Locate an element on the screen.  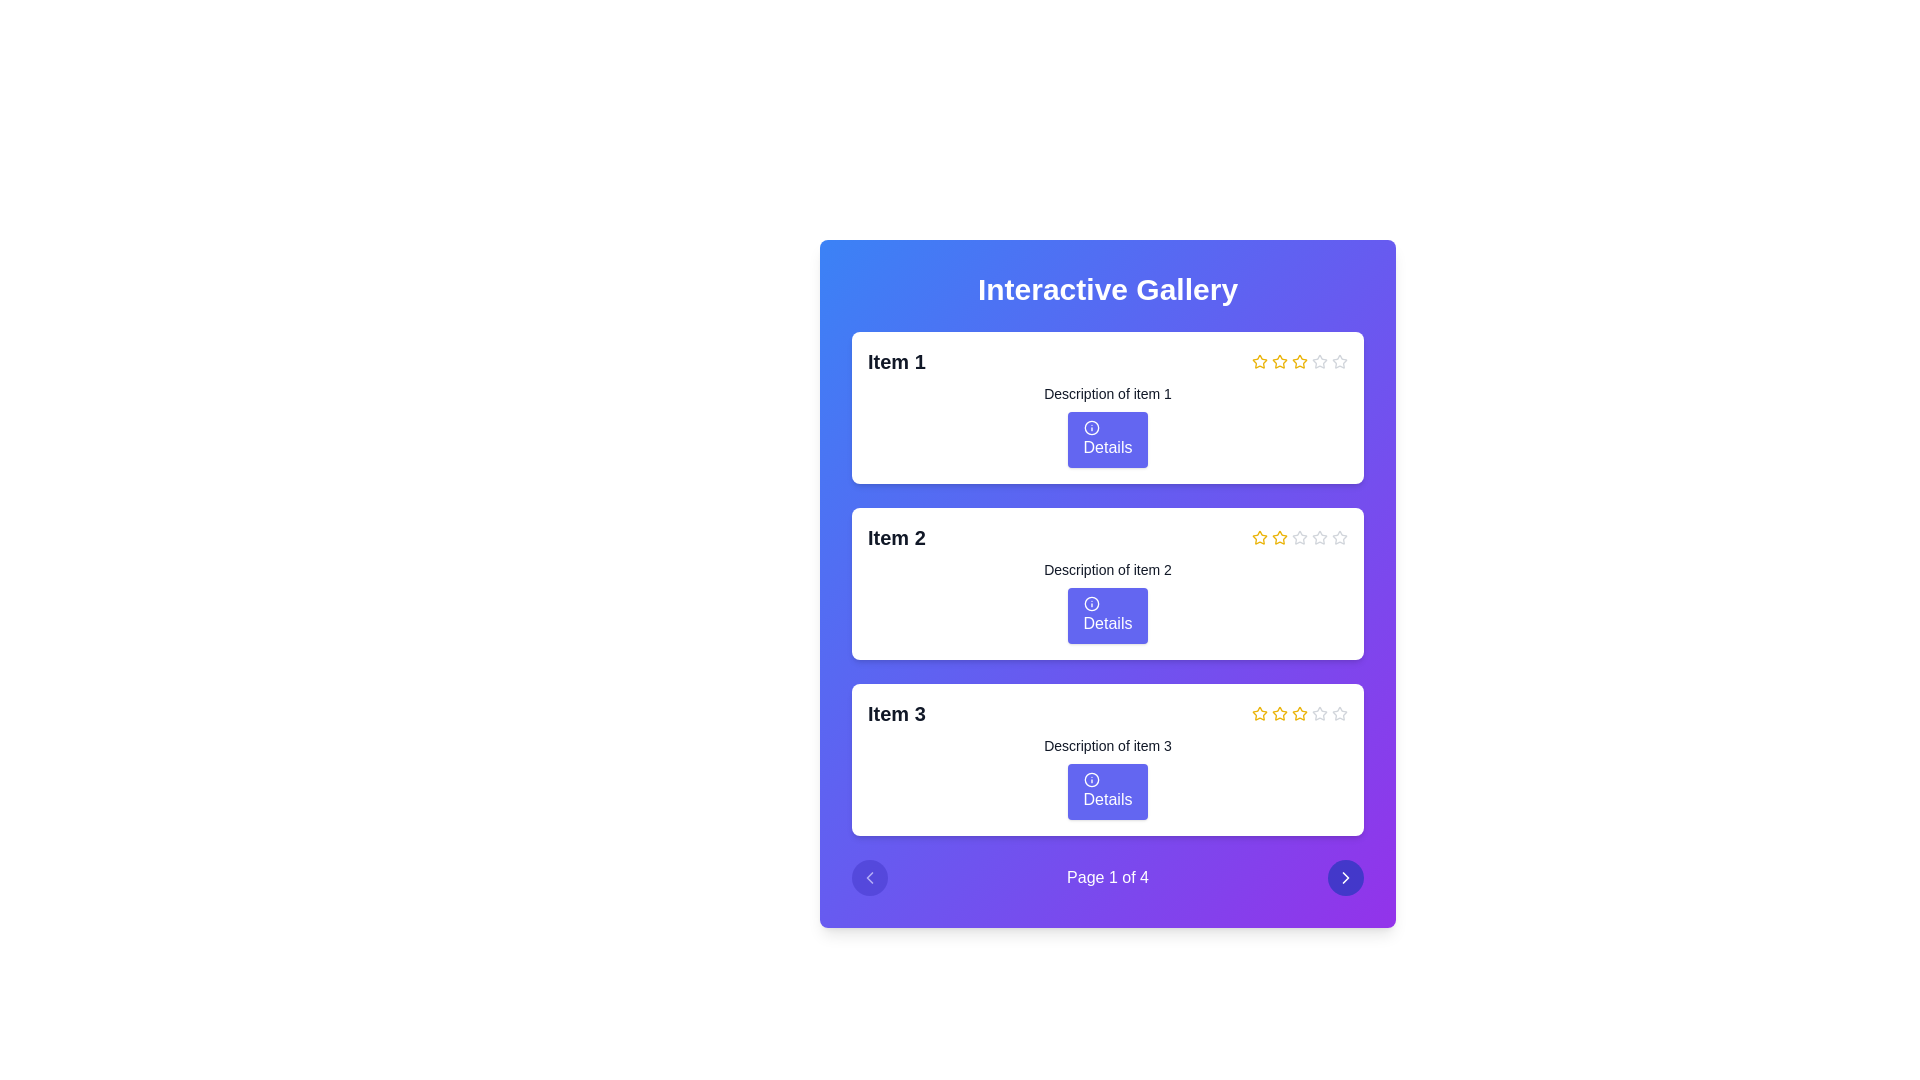
the yellow star icon, which is the first in a horizontal row of rating icons next to the text 'Item 1' is located at coordinates (1258, 362).